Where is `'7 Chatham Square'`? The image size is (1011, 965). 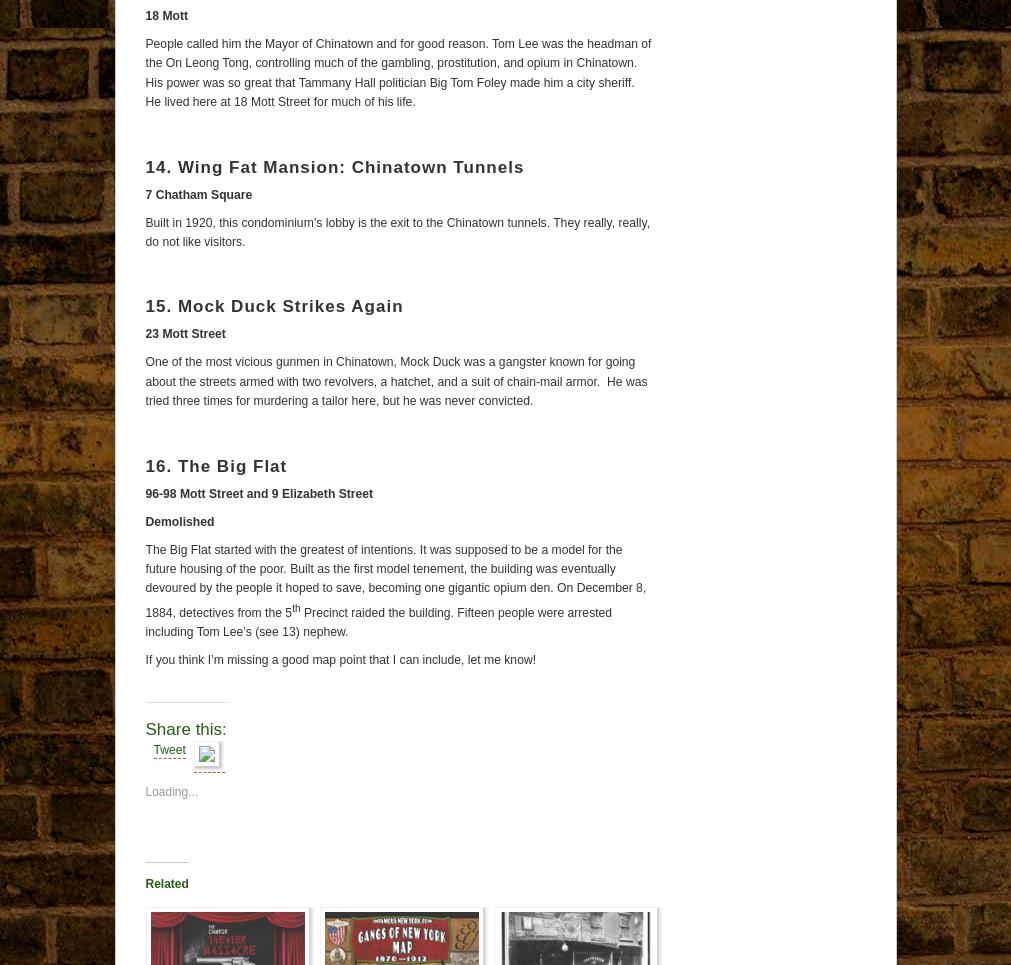 '7 Chatham Square' is located at coordinates (198, 193).